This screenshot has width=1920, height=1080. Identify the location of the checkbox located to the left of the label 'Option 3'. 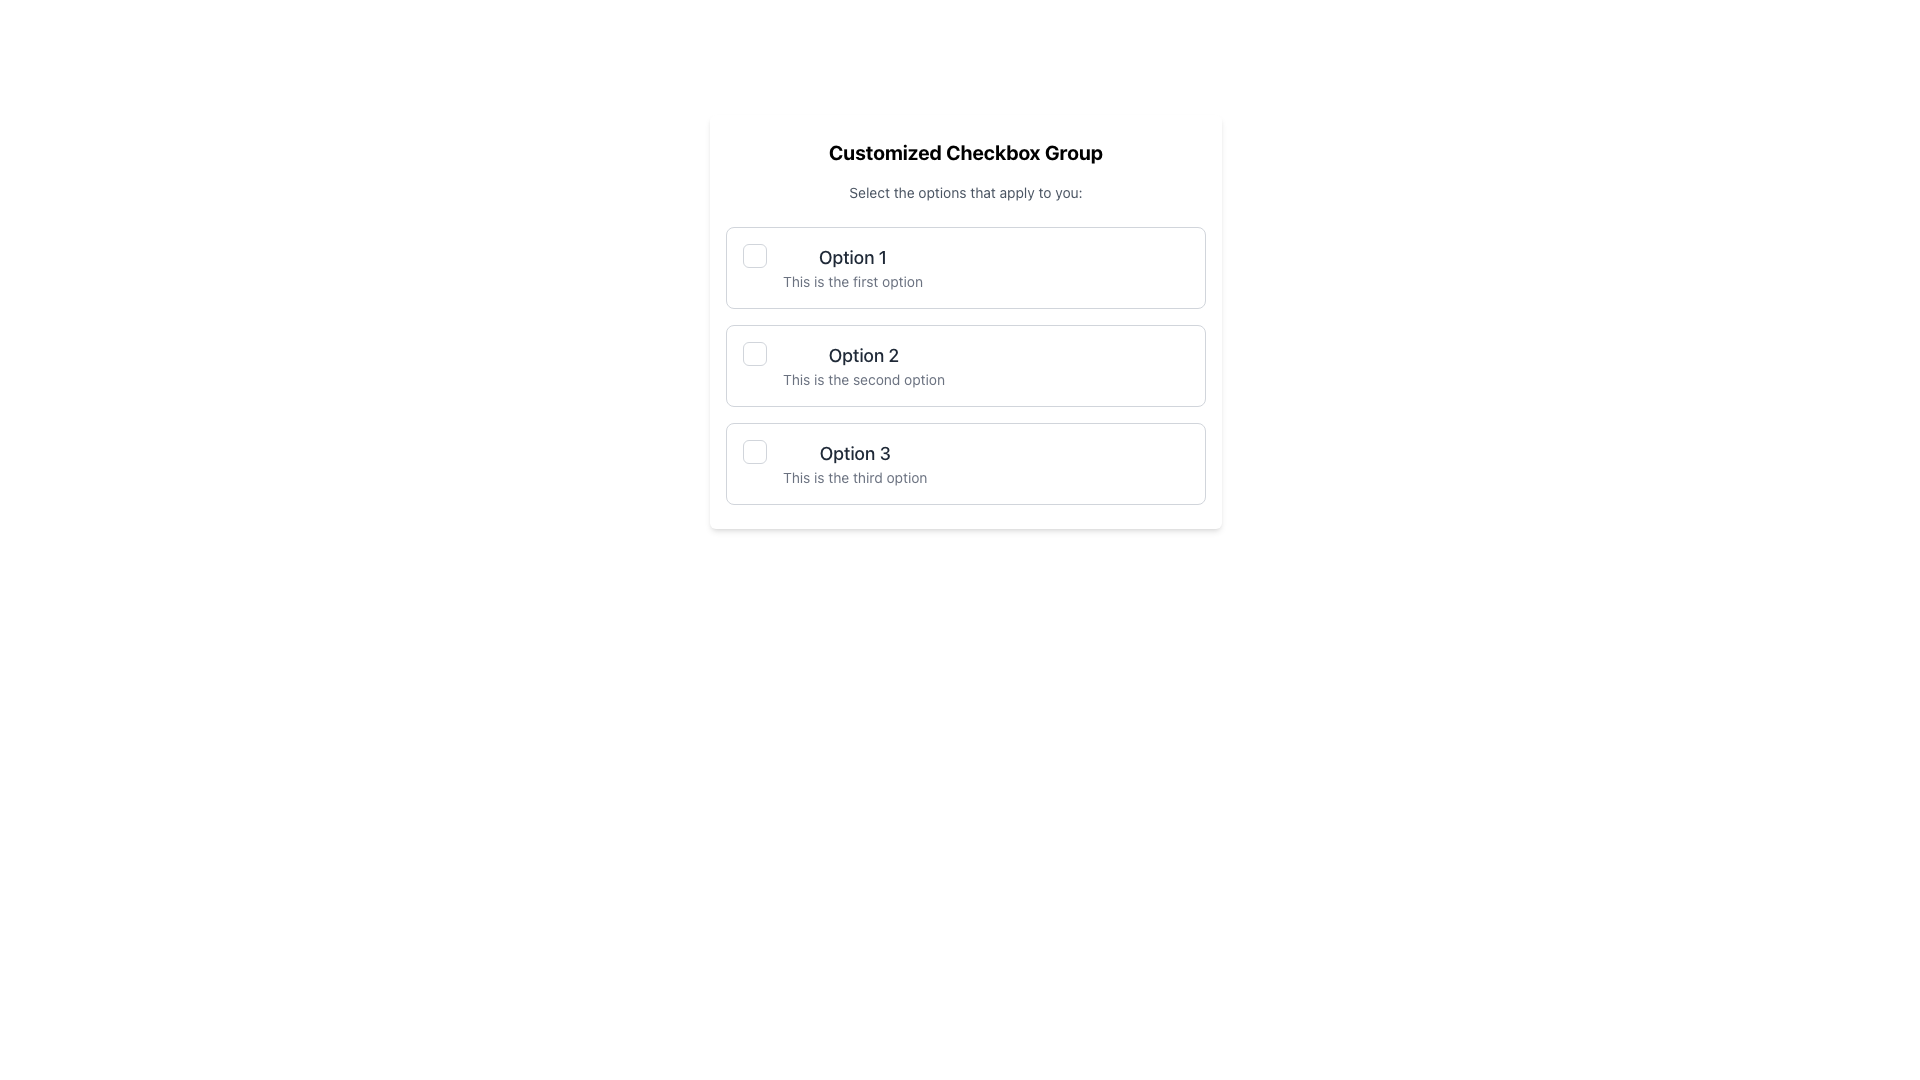
(753, 451).